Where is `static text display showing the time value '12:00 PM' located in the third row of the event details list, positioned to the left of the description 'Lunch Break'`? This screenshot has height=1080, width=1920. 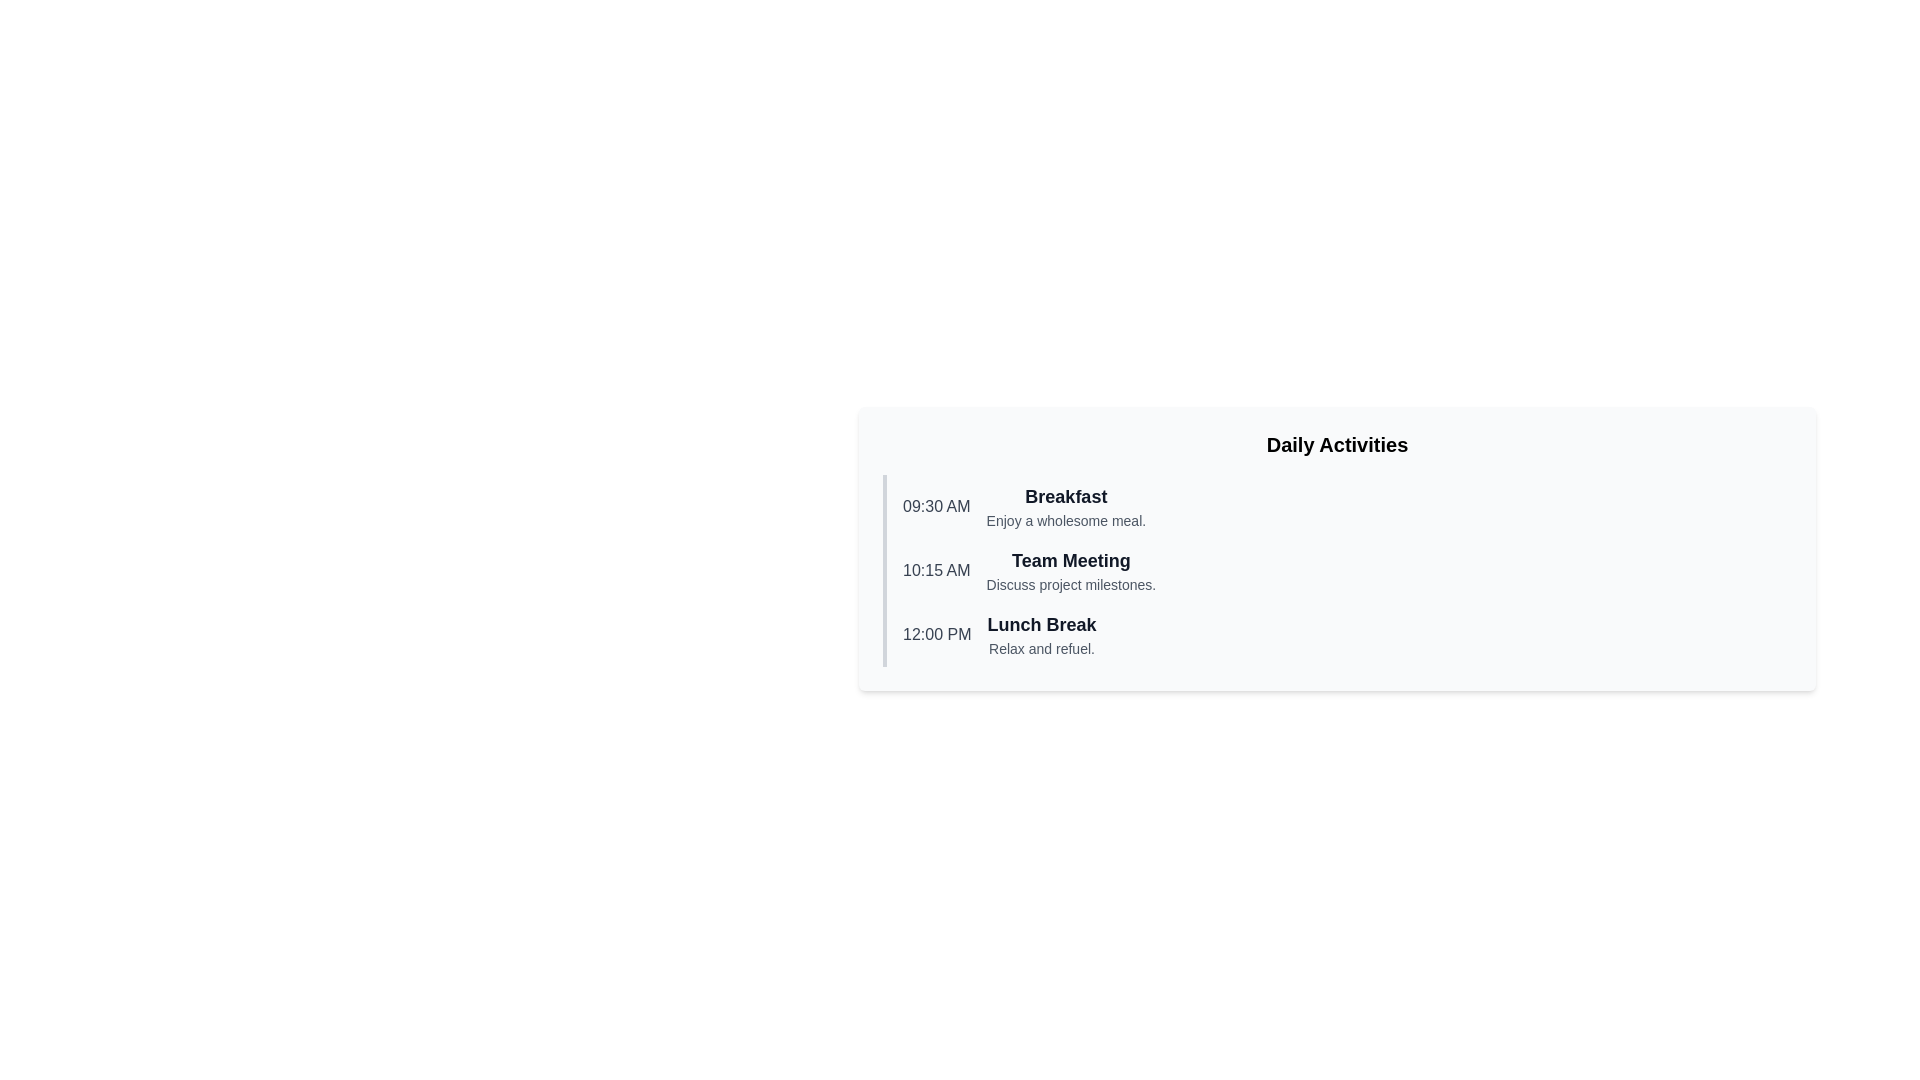
static text display showing the time value '12:00 PM' located in the third row of the event details list, positioned to the left of the description 'Lunch Break' is located at coordinates (936, 635).